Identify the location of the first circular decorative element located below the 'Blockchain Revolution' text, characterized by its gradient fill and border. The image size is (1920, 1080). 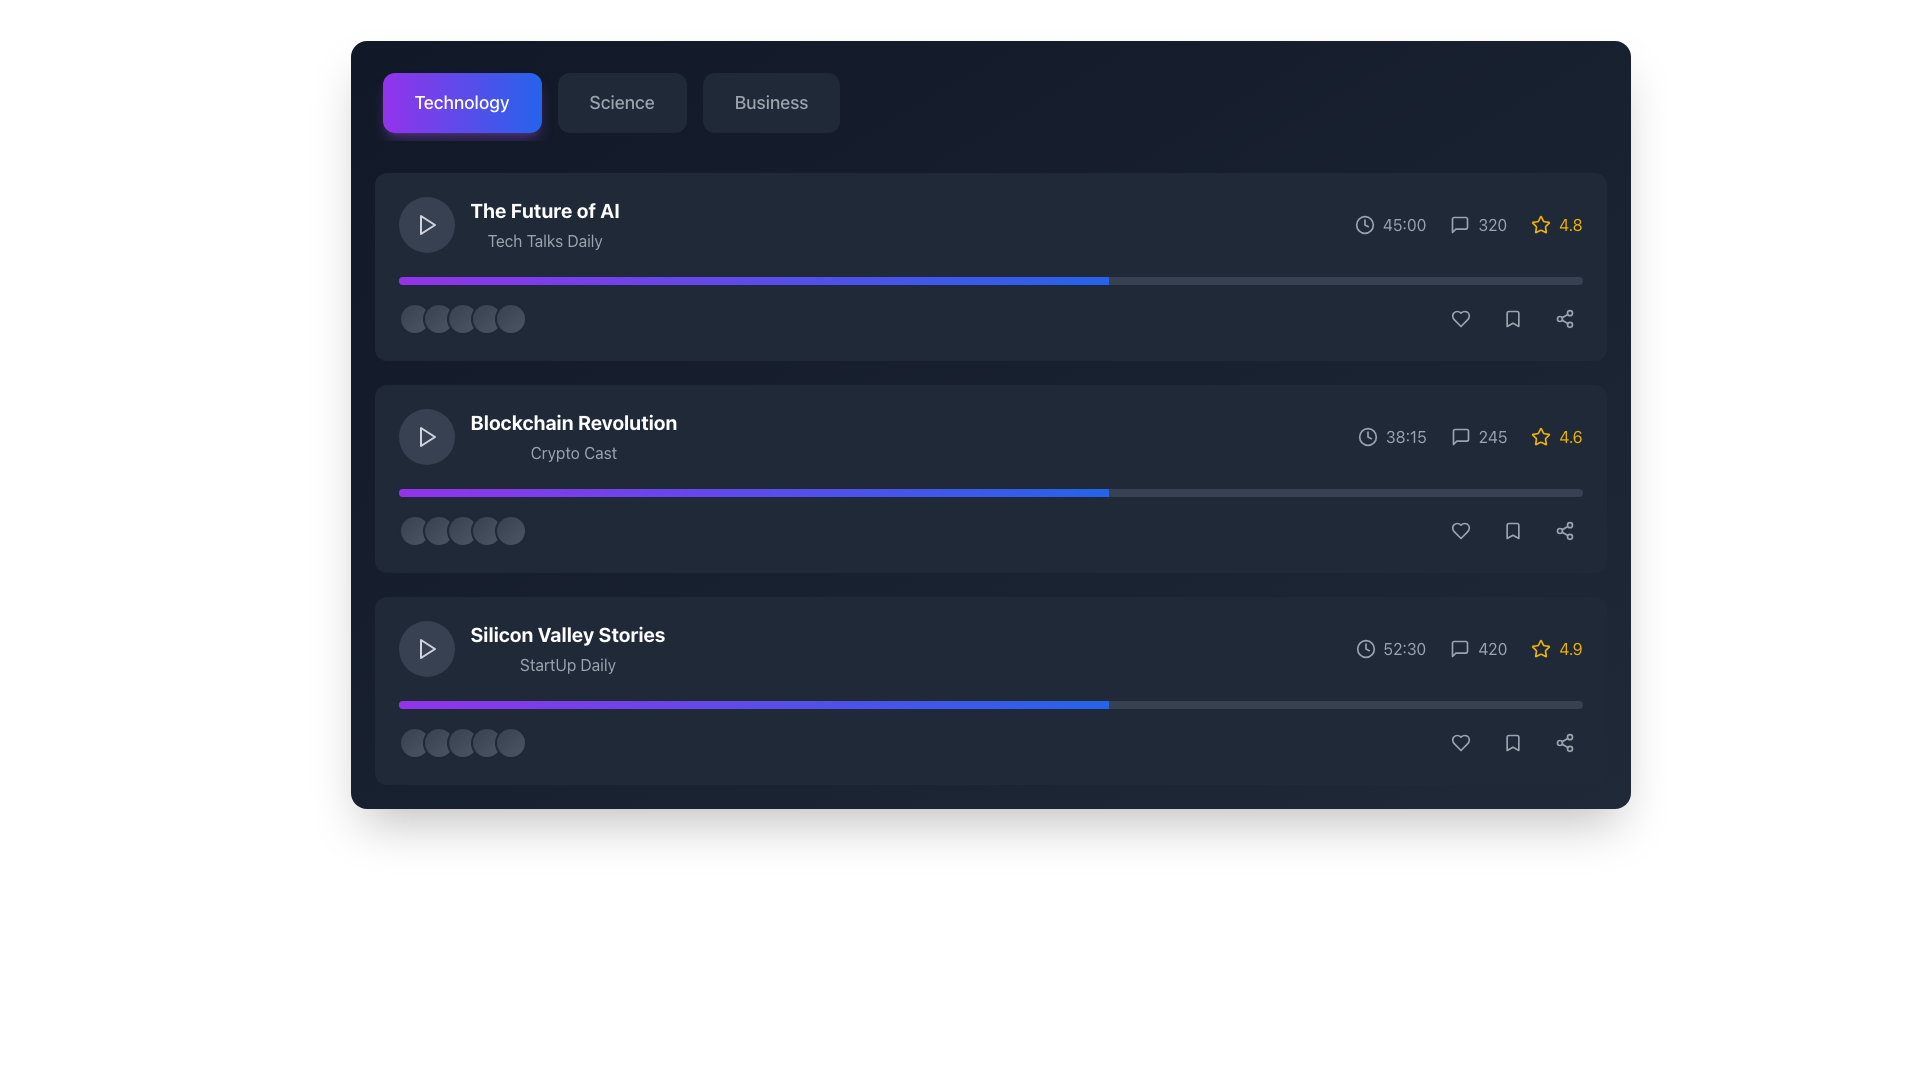
(413, 530).